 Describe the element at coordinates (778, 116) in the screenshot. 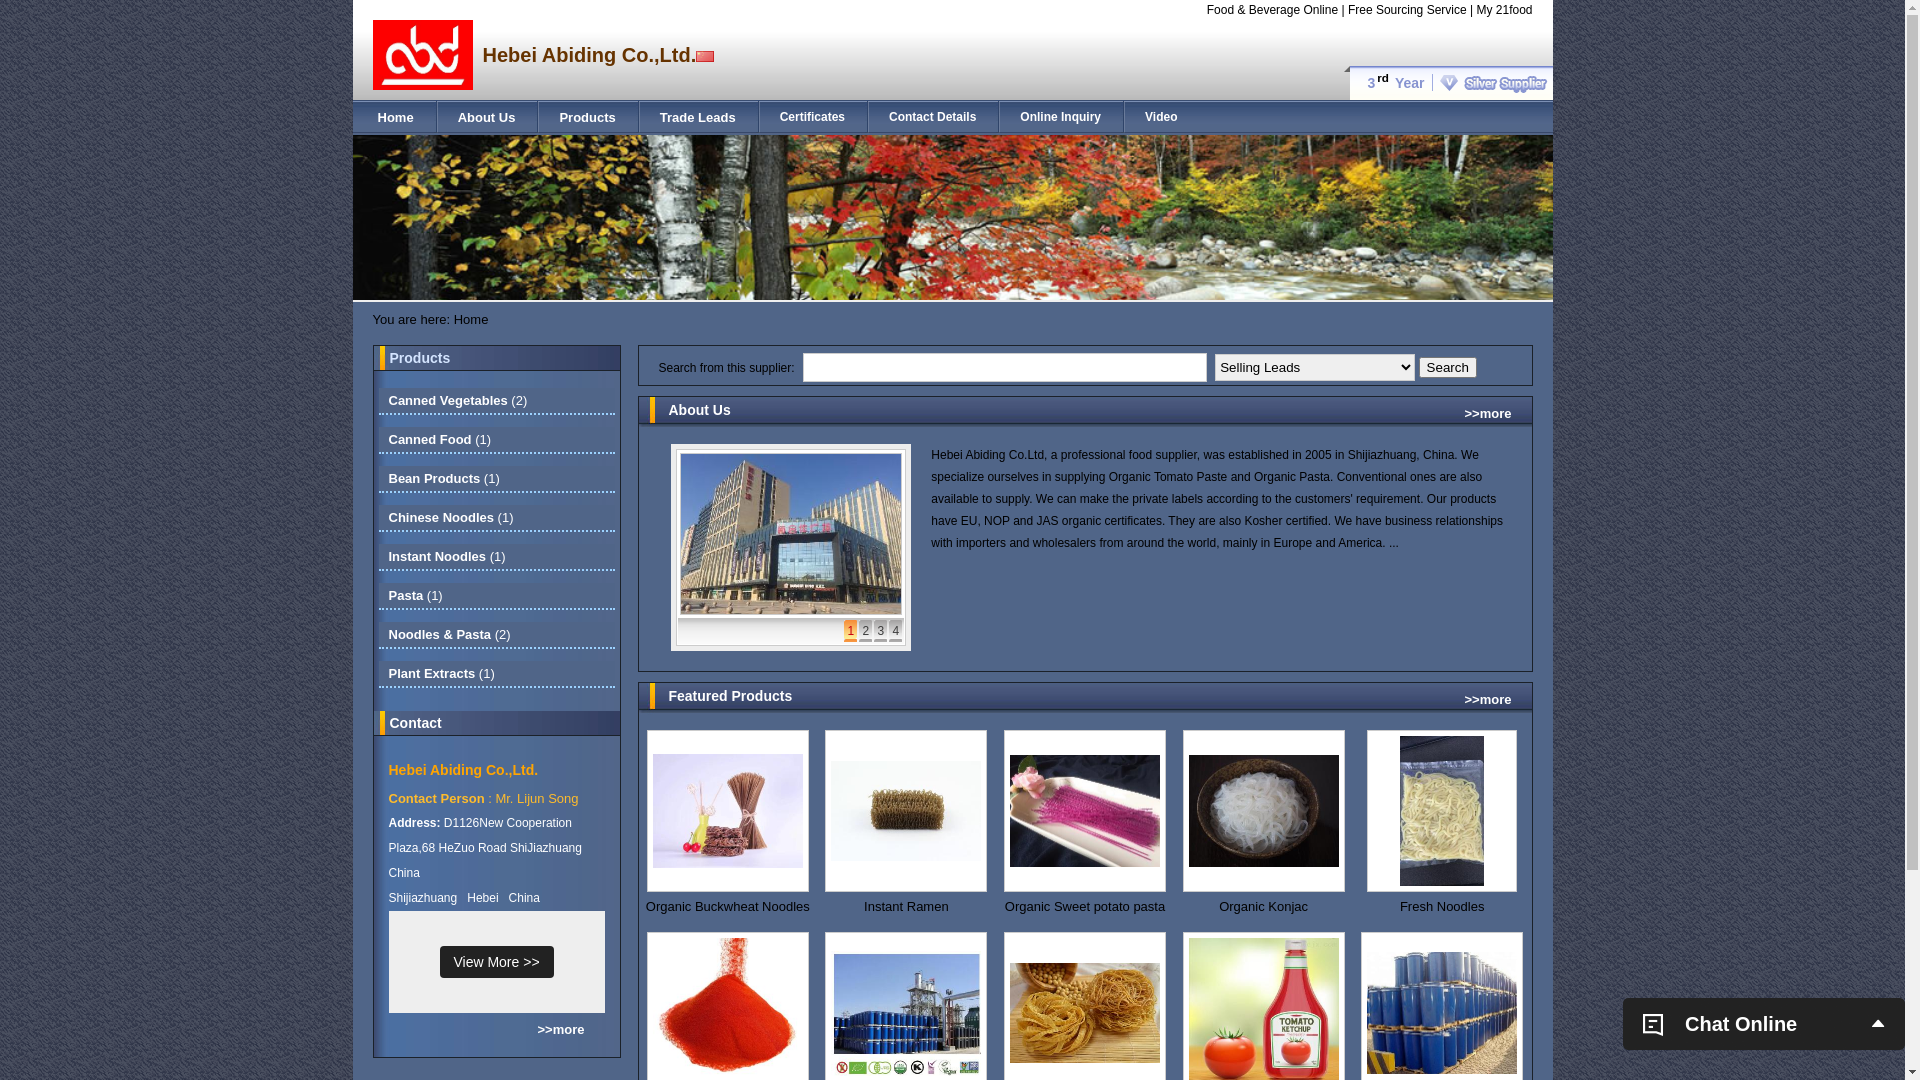

I see `'Certificates'` at that location.